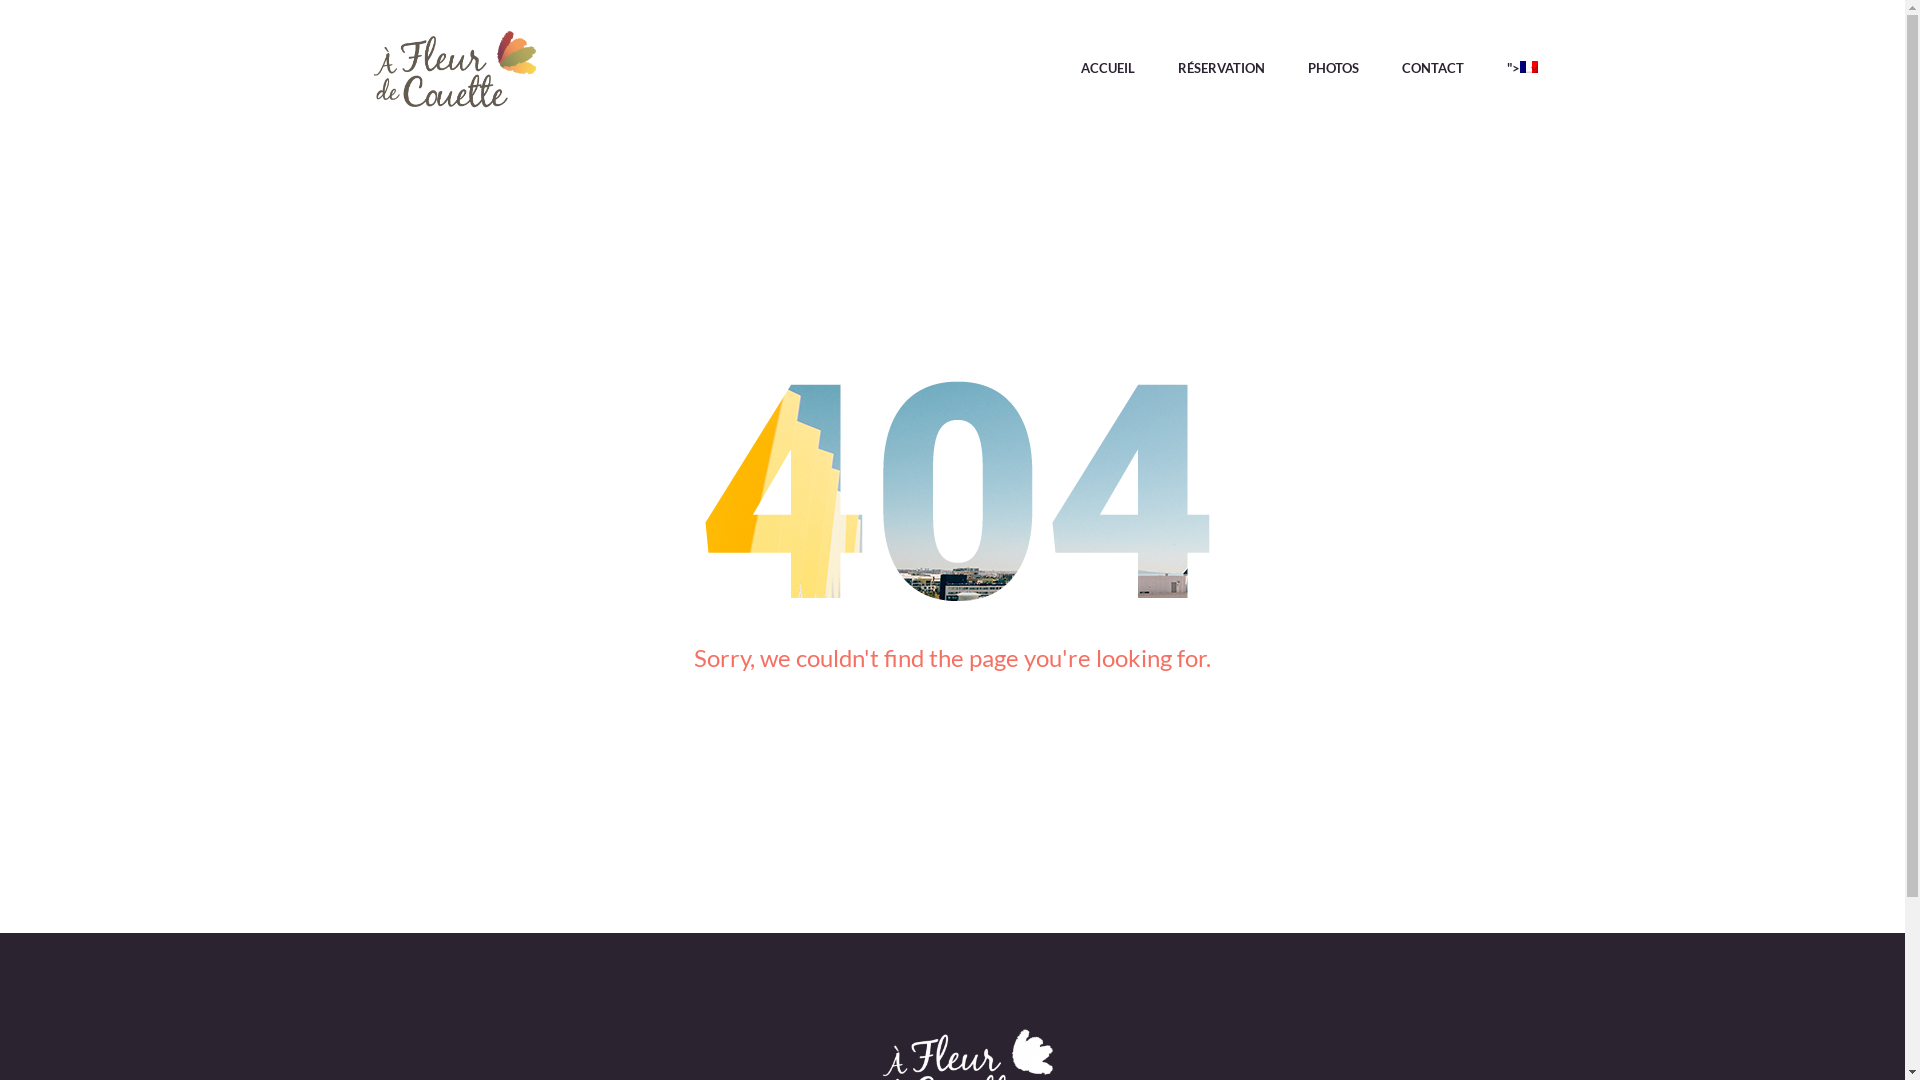  What do you see at coordinates (1106, 72) in the screenshot?
I see `'ACCUEIL'` at bounding box center [1106, 72].